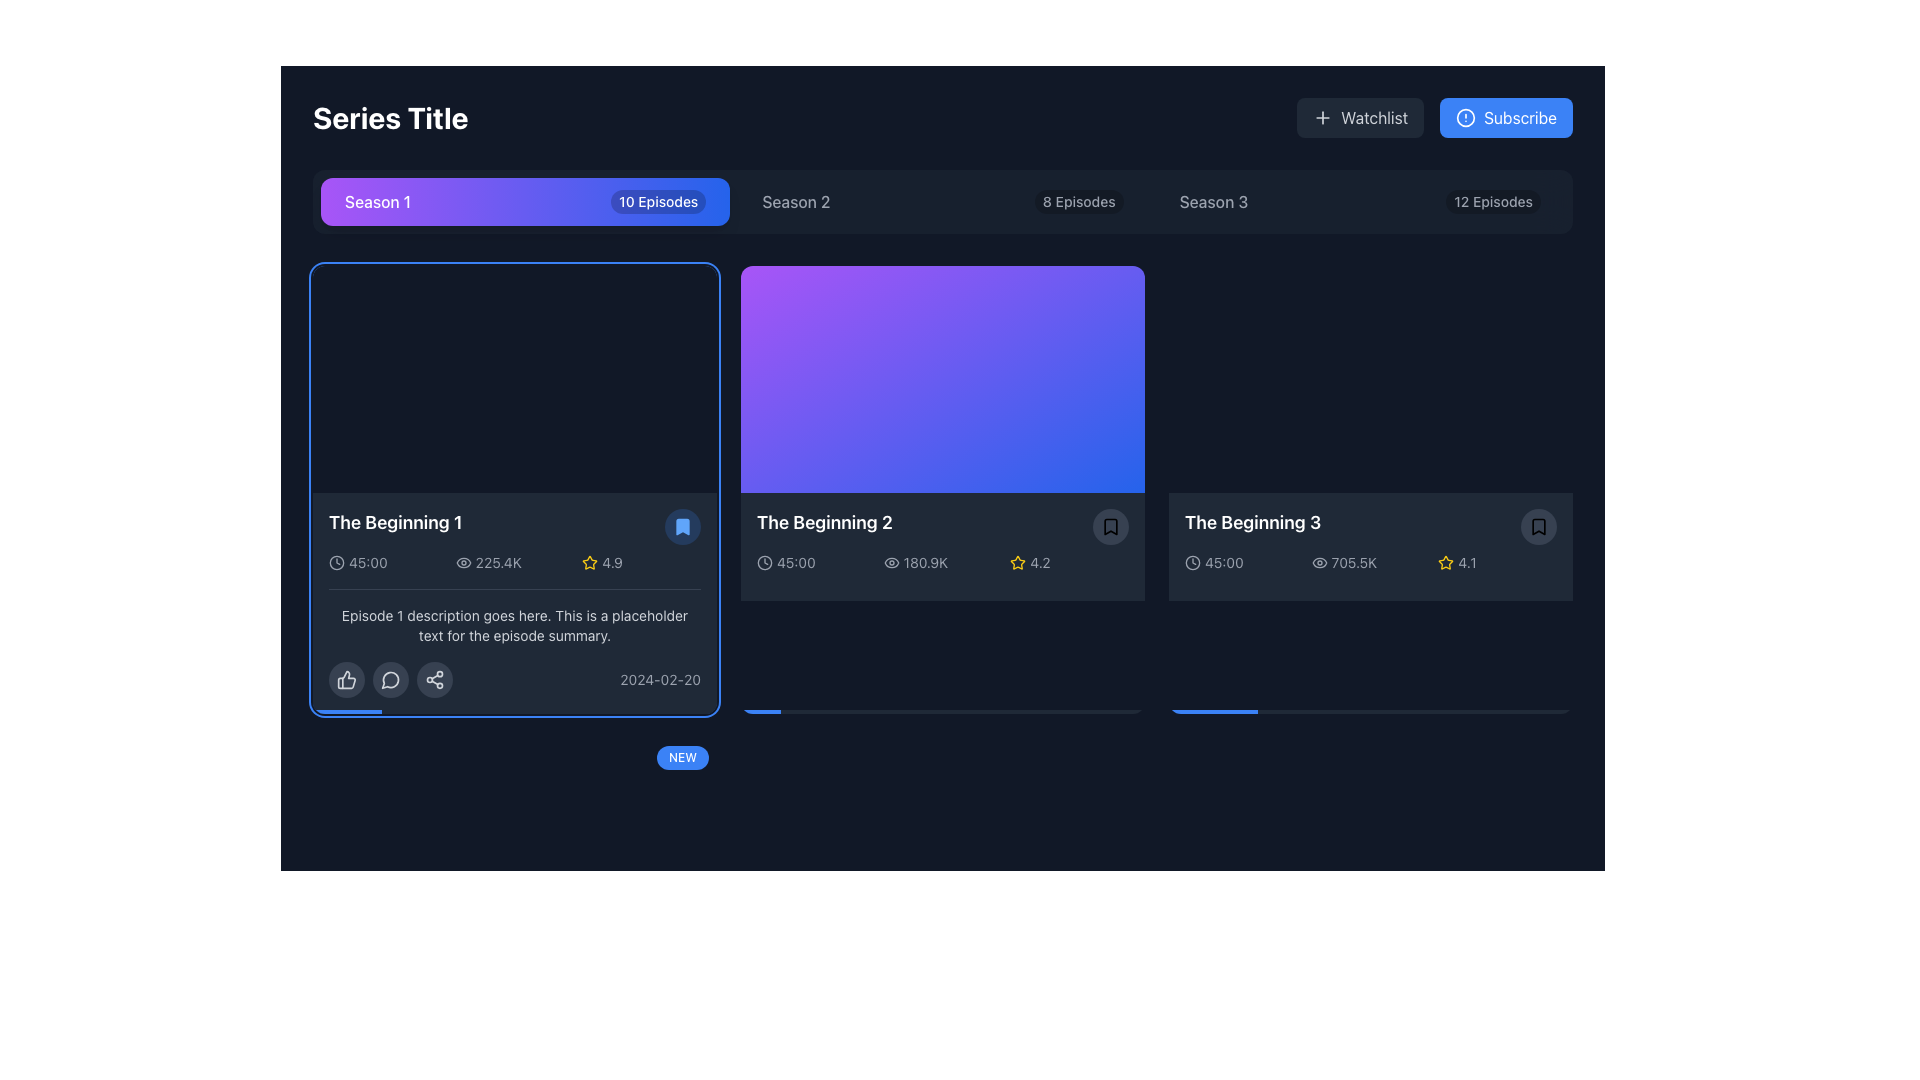 This screenshot has width=1920, height=1080. Describe the element at coordinates (1370, 563) in the screenshot. I see `the informational display segment at the bottom of the third card titled 'The Beginning 3', which summarizes information about the item, including its duration, popularity, and rating` at that location.